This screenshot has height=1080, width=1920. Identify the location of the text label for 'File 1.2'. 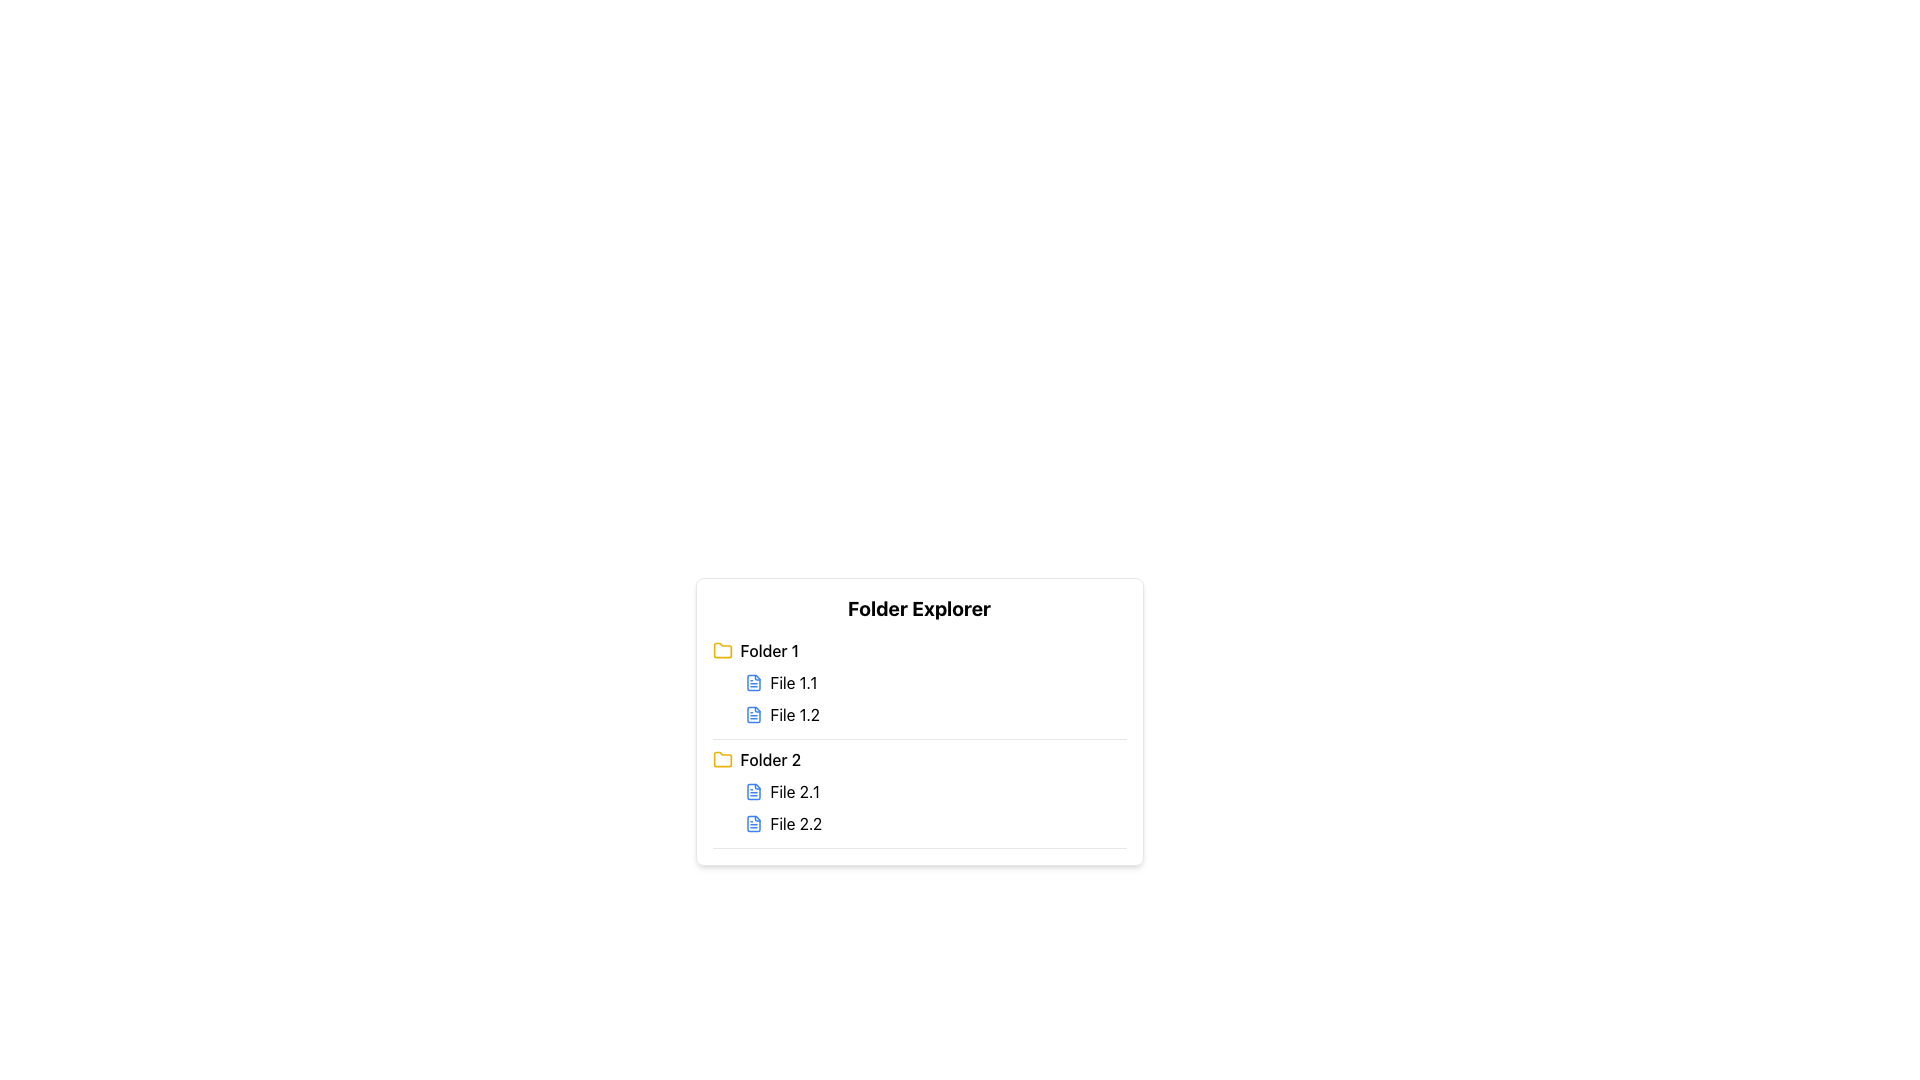
(794, 713).